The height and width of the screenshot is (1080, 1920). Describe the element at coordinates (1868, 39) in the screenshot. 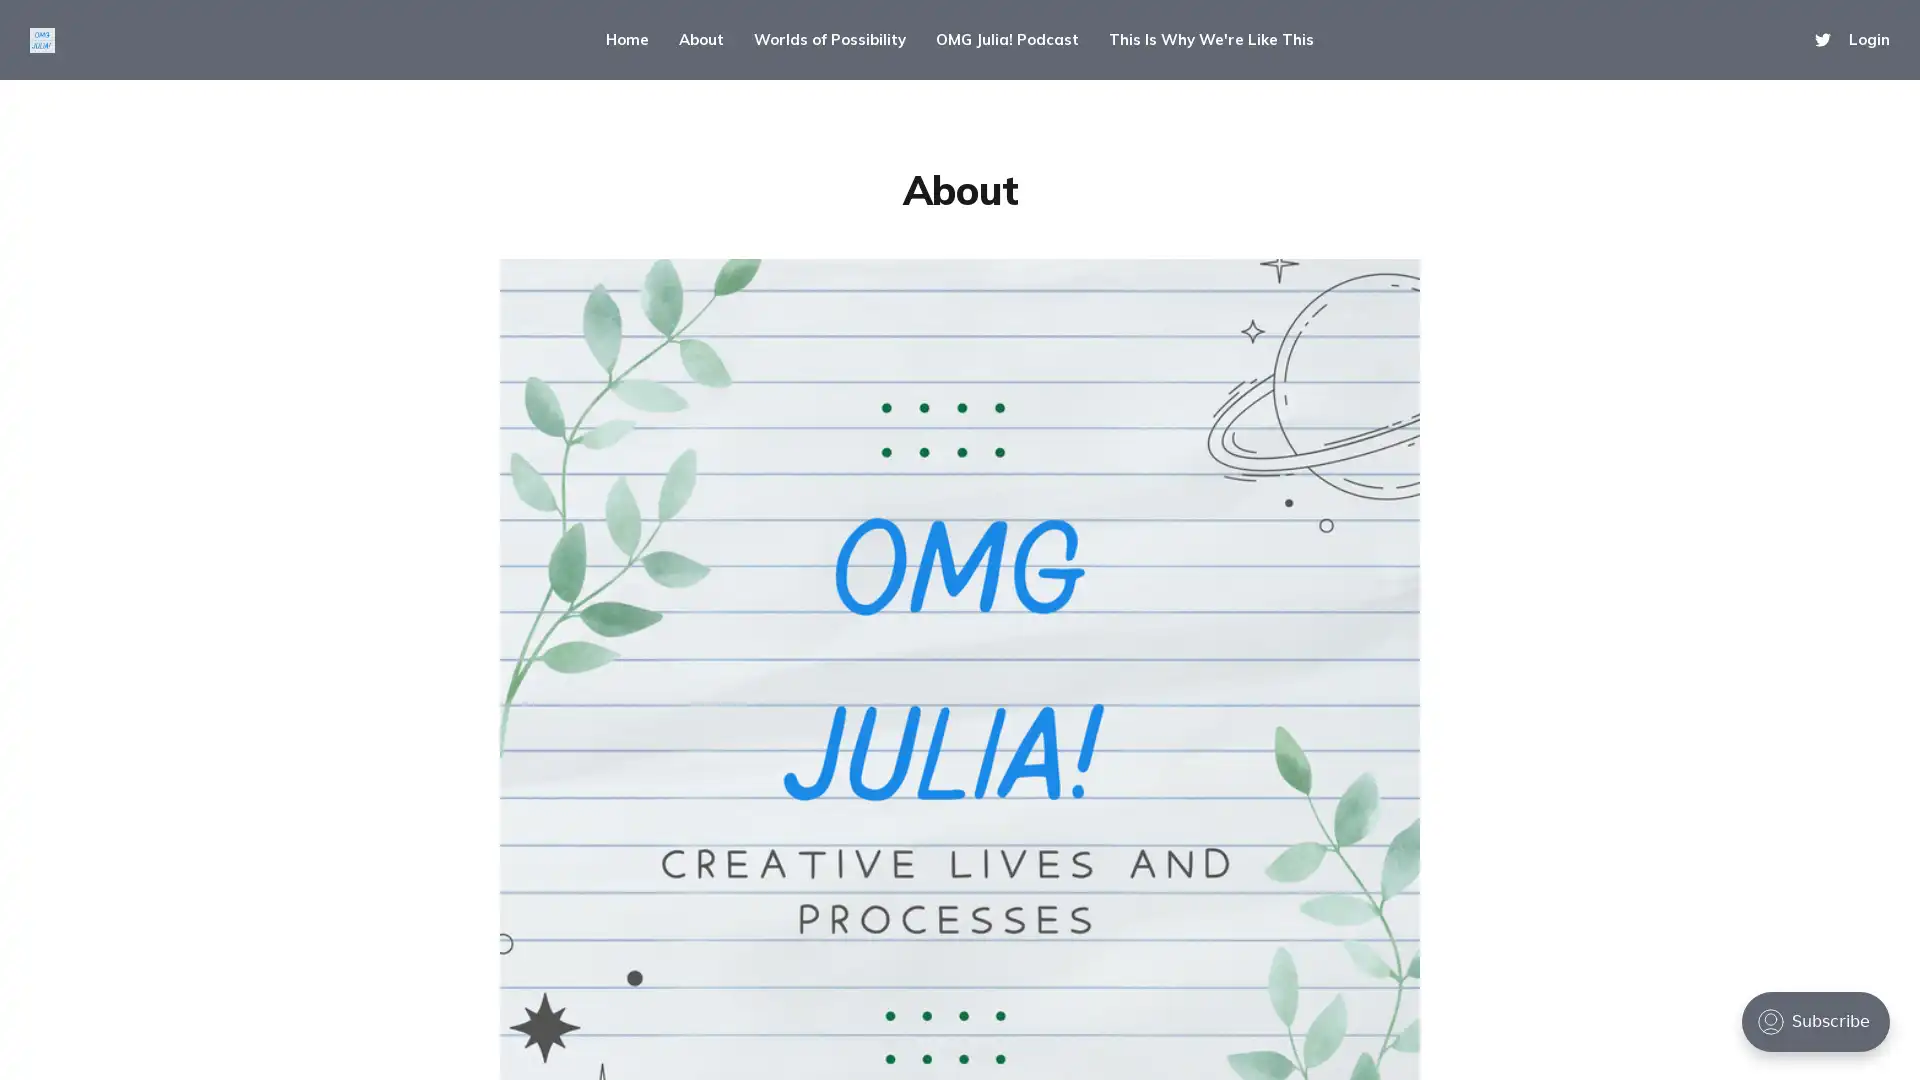

I see `Login` at that location.